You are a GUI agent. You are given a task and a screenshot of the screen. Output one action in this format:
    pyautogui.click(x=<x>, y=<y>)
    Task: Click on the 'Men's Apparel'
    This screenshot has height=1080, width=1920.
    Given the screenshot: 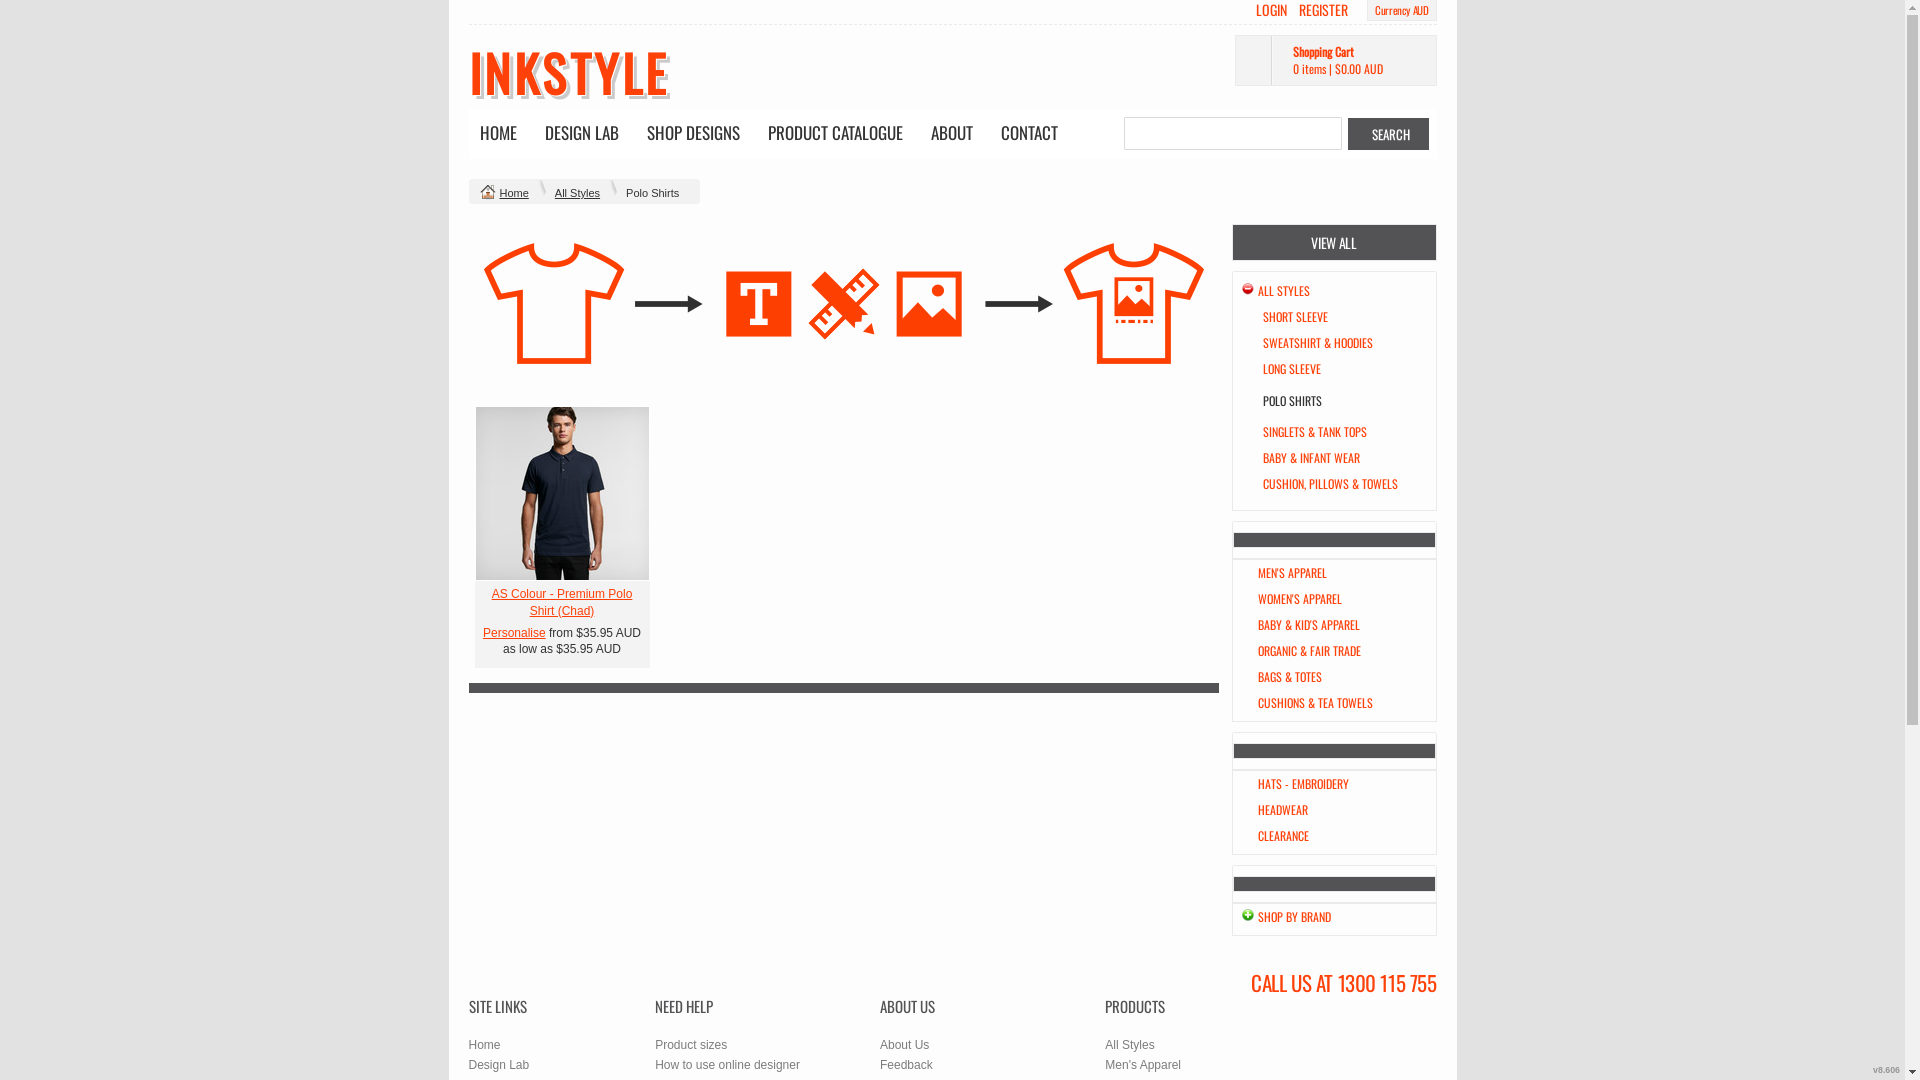 What is the action you would take?
    pyautogui.click(x=1142, y=1063)
    